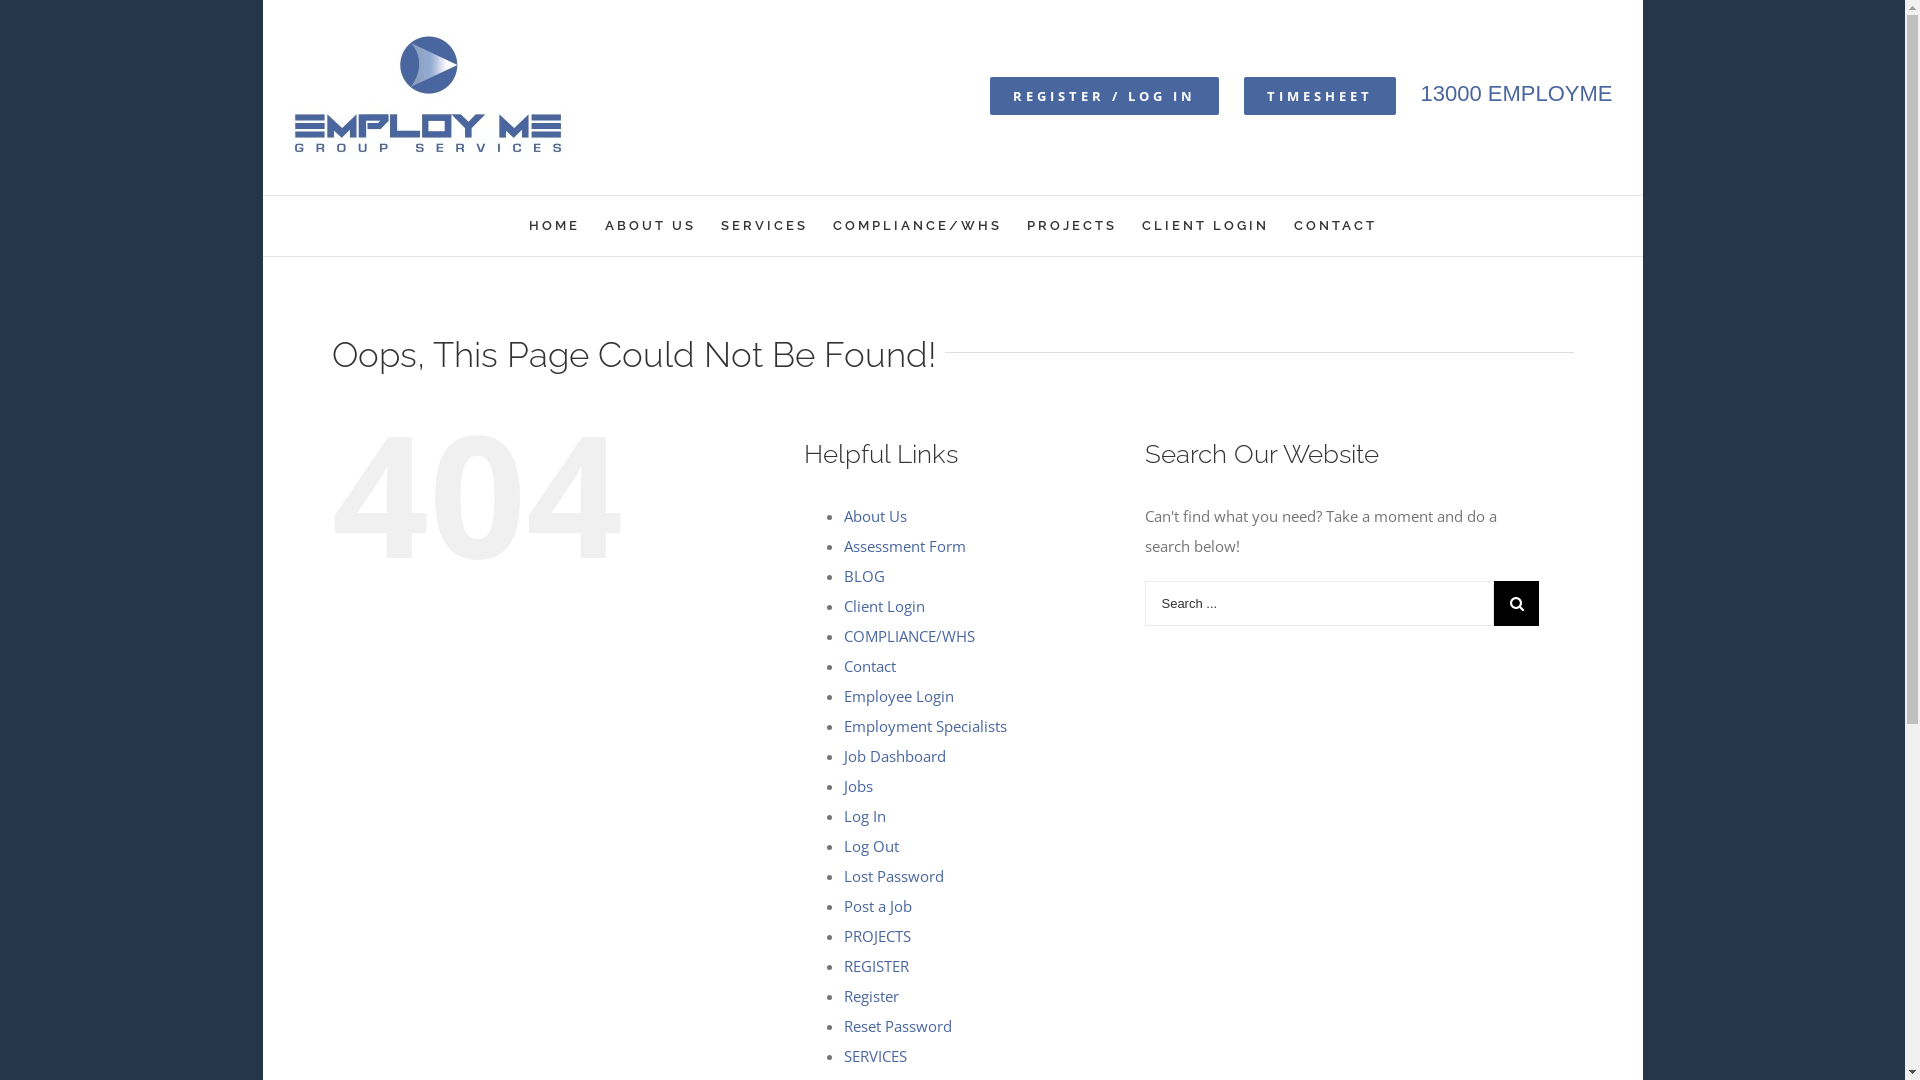 The image size is (1920, 1080). What do you see at coordinates (1516, 92) in the screenshot?
I see `'13000 EMPLOYME'` at bounding box center [1516, 92].